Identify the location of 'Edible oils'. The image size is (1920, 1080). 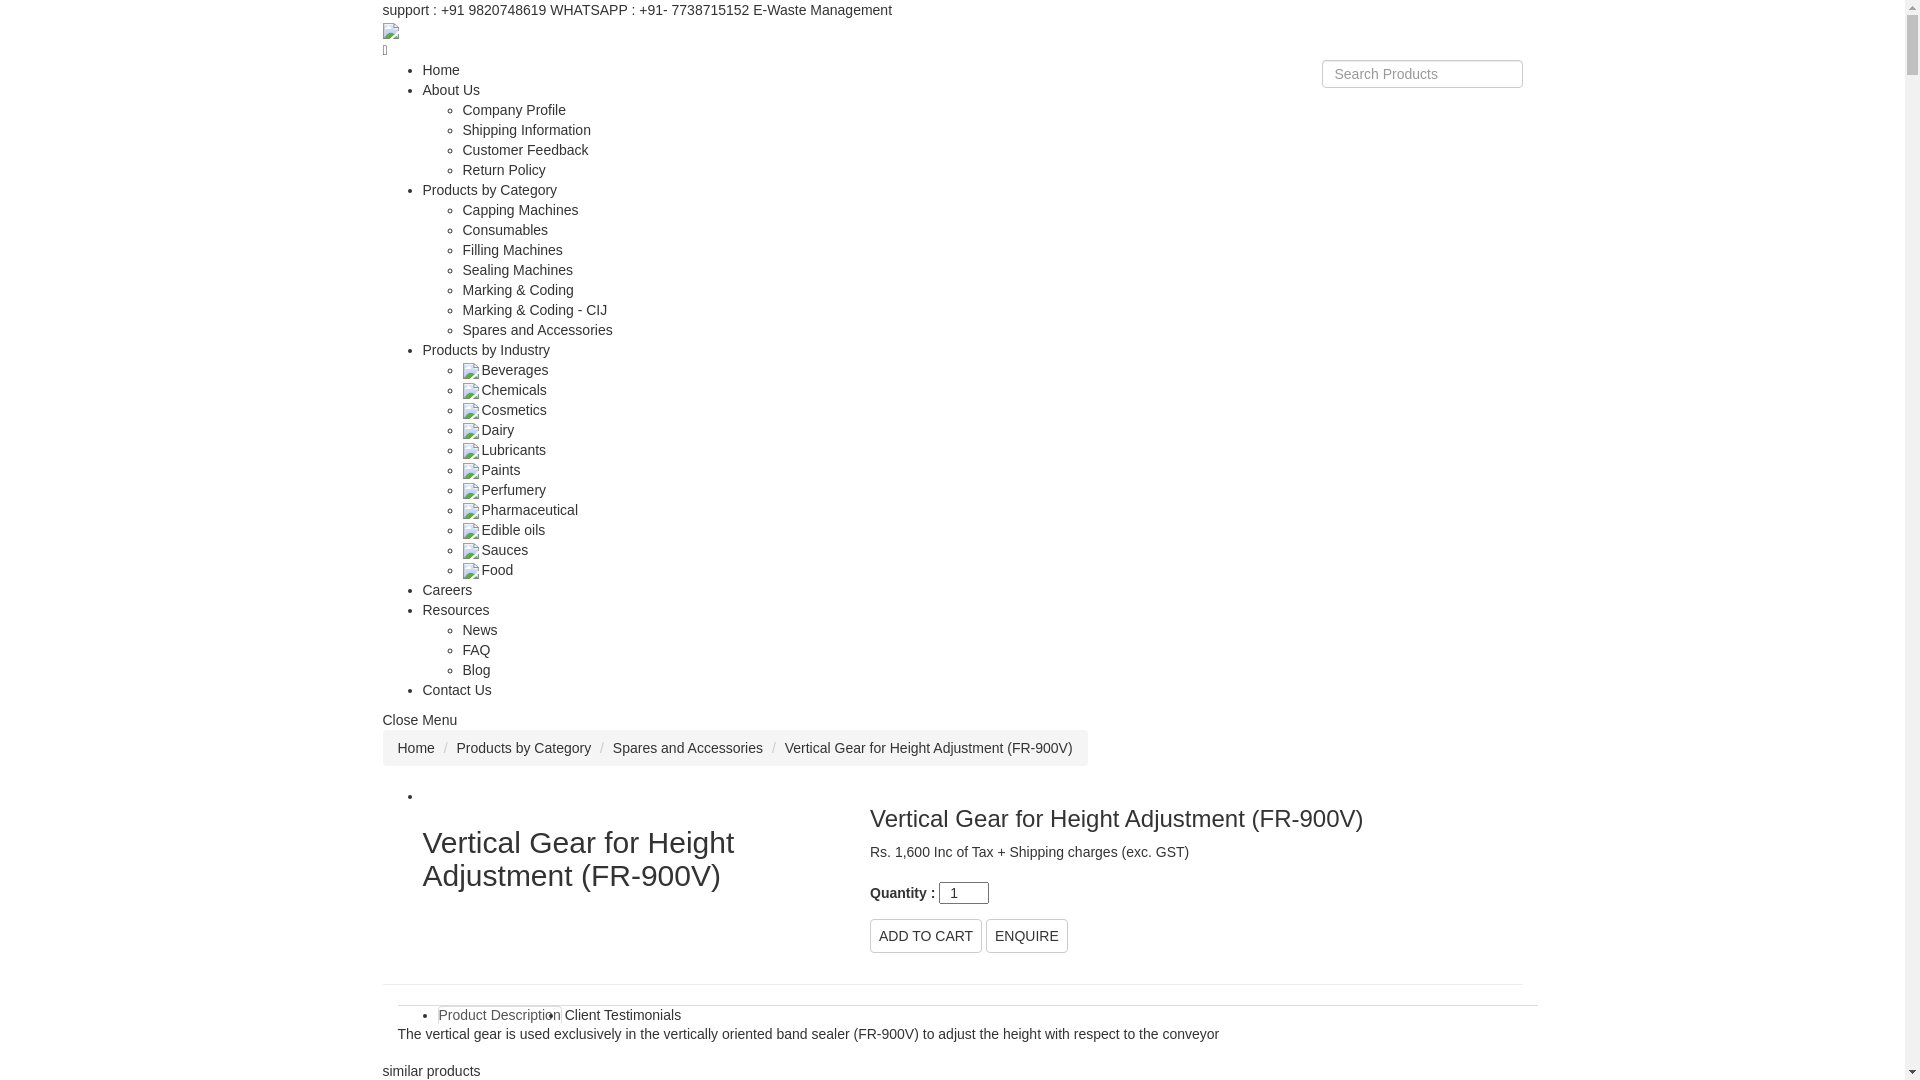
(503, 528).